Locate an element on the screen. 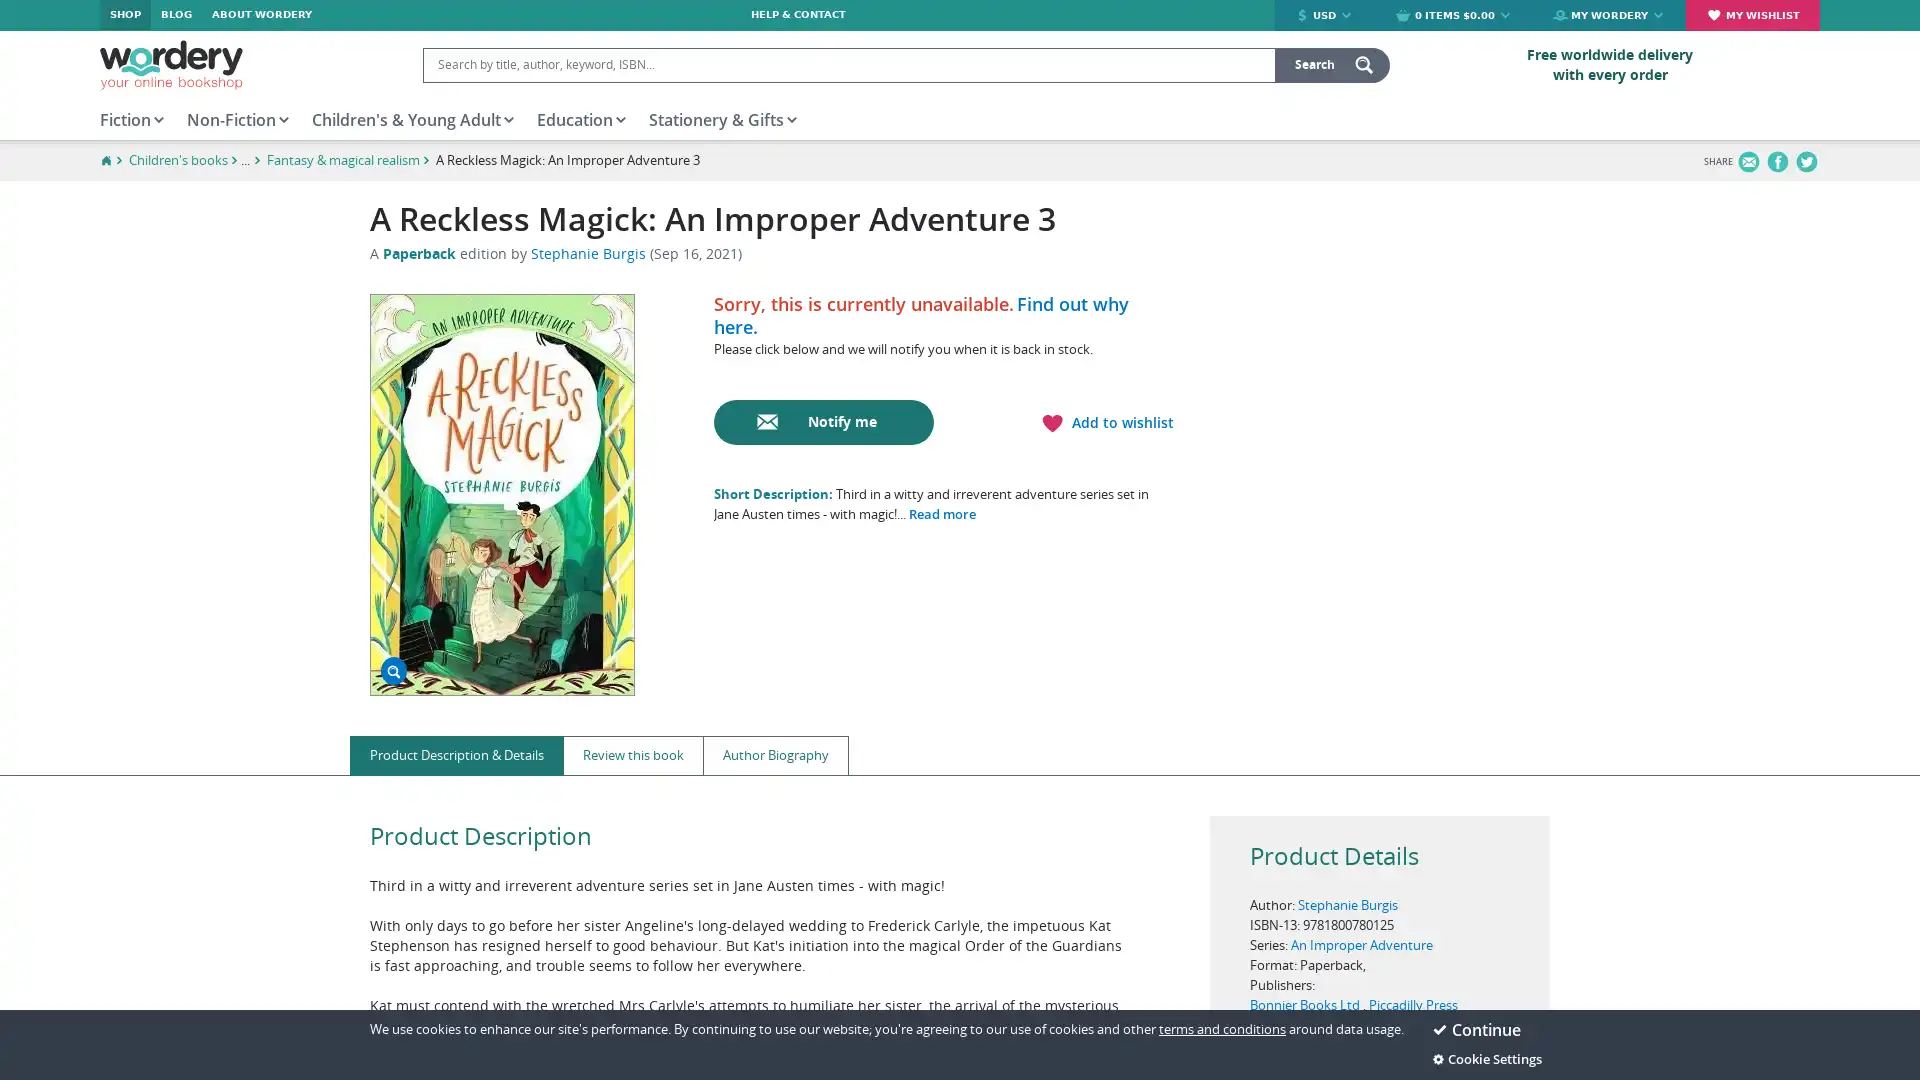 The width and height of the screenshot is (1920, 1080). Add to wishlist is located at coordinates (1104, 422).